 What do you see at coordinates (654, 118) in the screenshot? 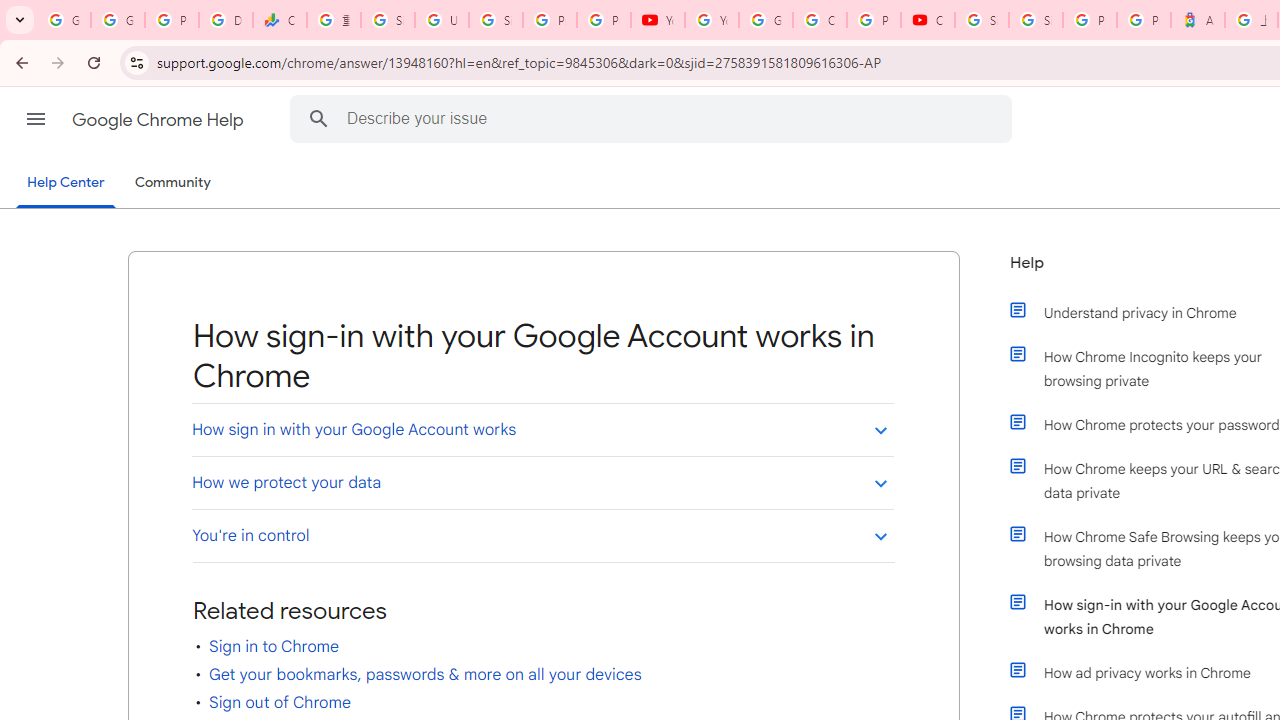
I see `'Describe your issue'` at bounding box center [654, 118].